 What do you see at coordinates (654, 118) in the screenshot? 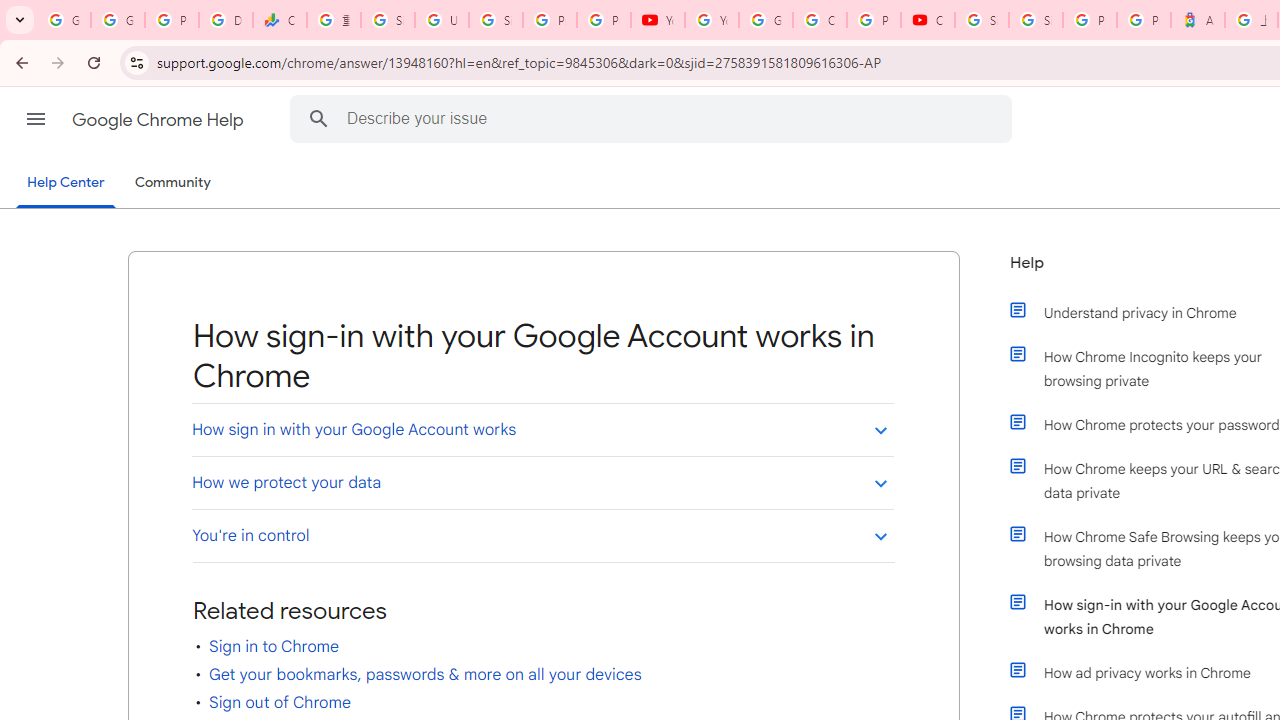
I see `'Describe your issue'` at bounding box center [654, 118].